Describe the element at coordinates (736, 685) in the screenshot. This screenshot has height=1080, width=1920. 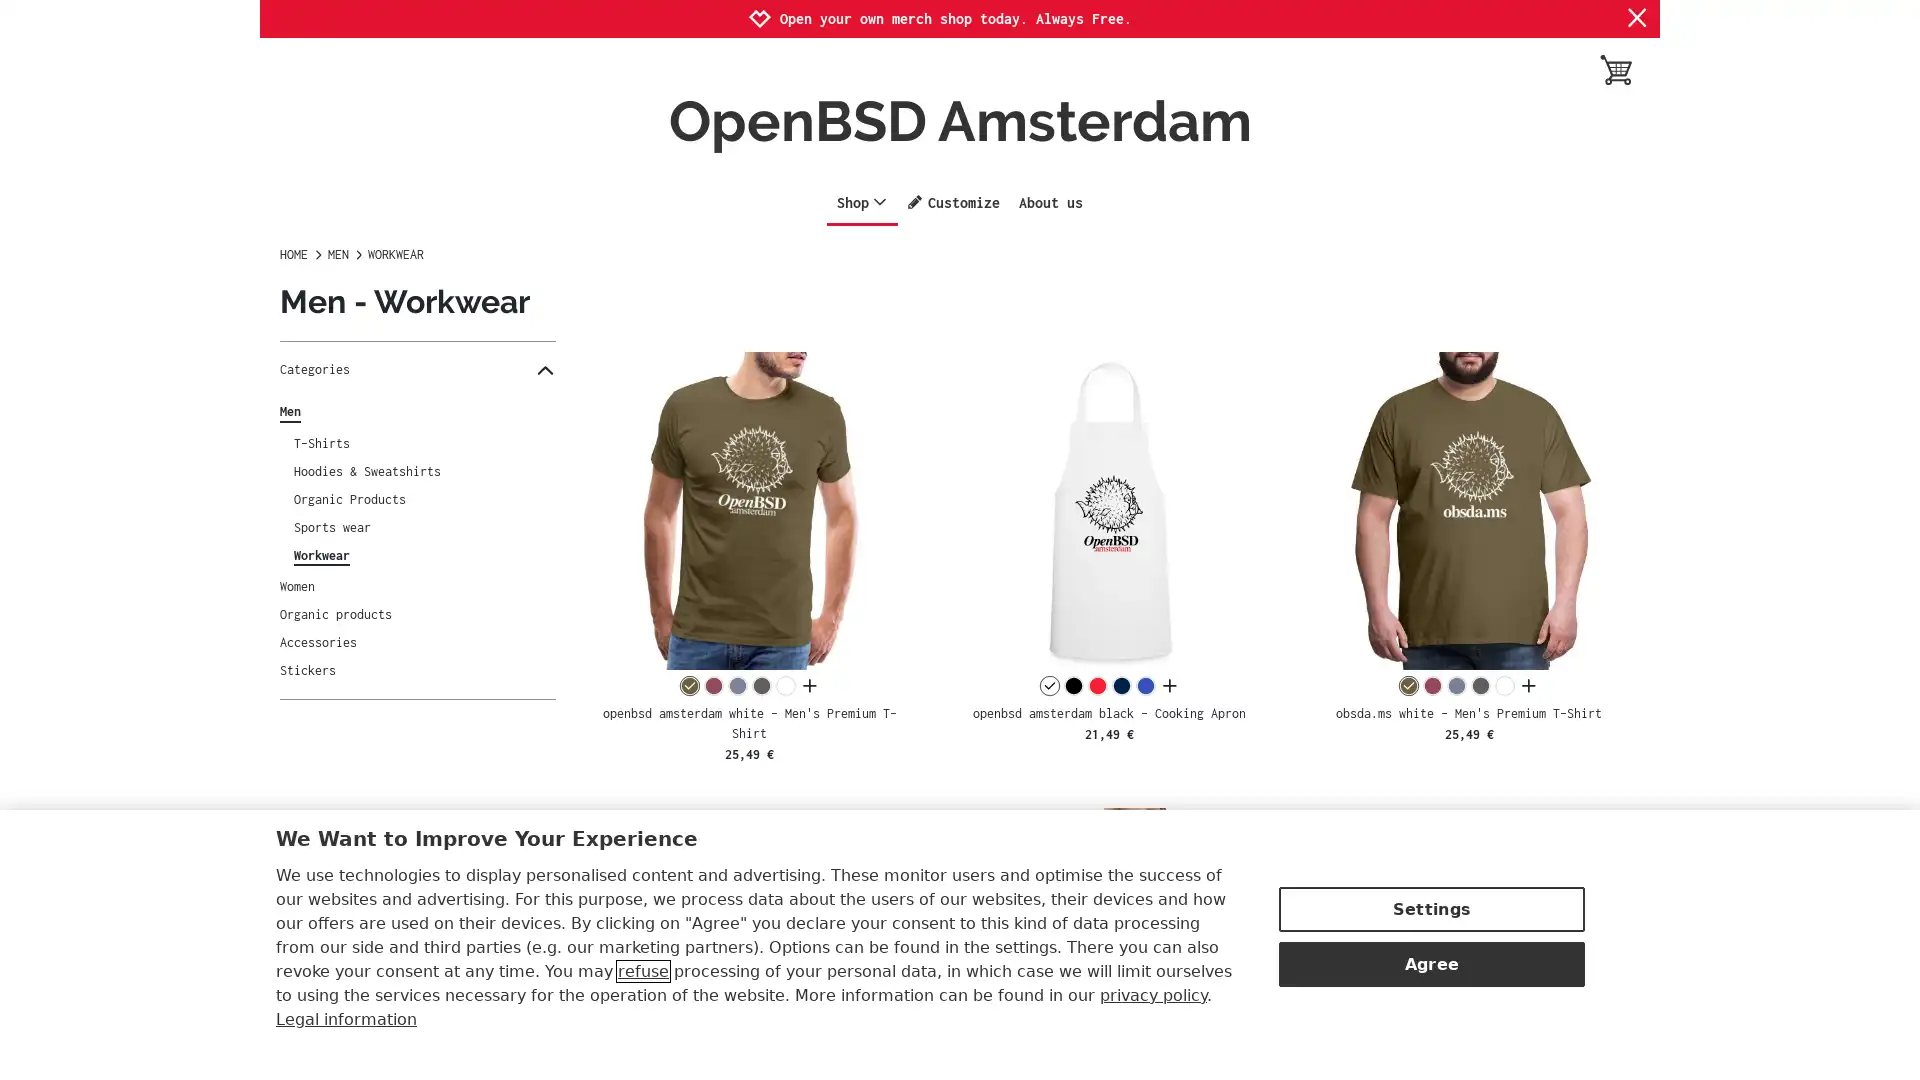
I see `heather blue` at that location.